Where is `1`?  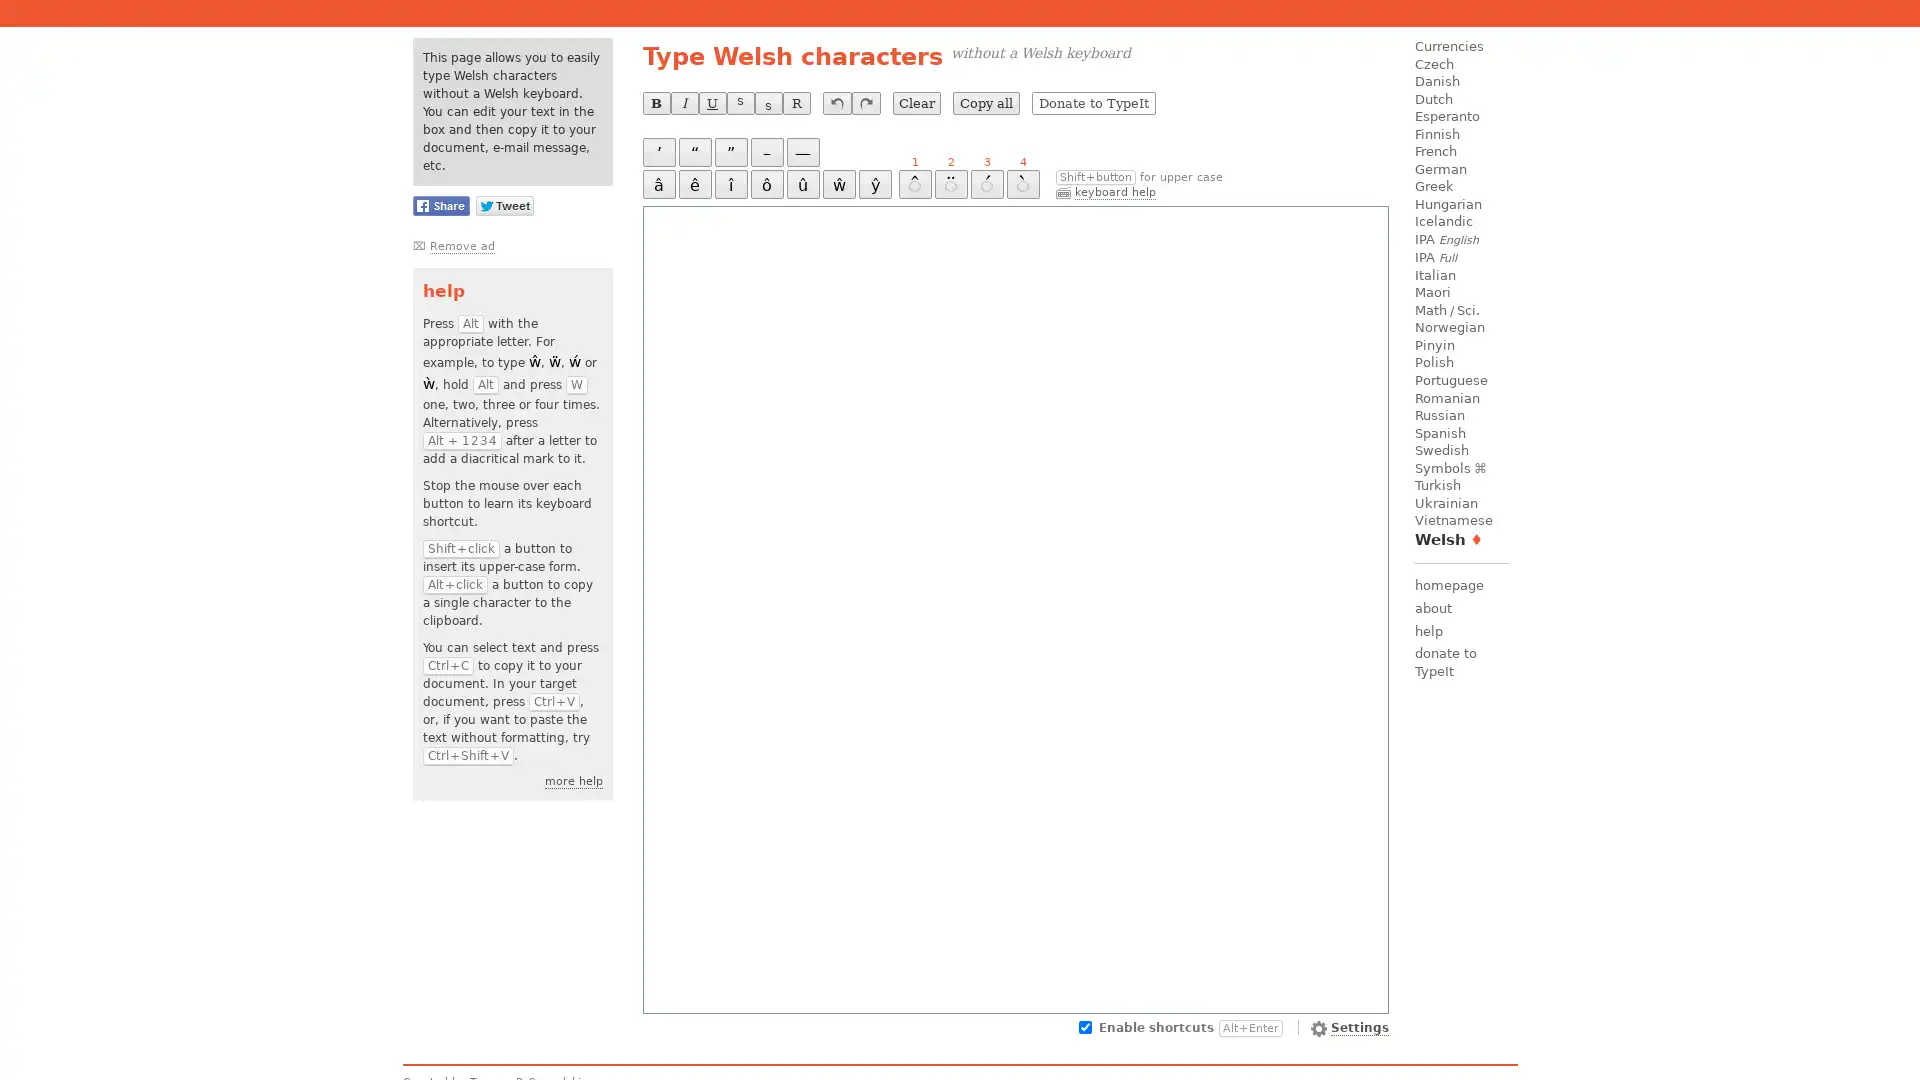
1 is located at coordinates (913, 184).